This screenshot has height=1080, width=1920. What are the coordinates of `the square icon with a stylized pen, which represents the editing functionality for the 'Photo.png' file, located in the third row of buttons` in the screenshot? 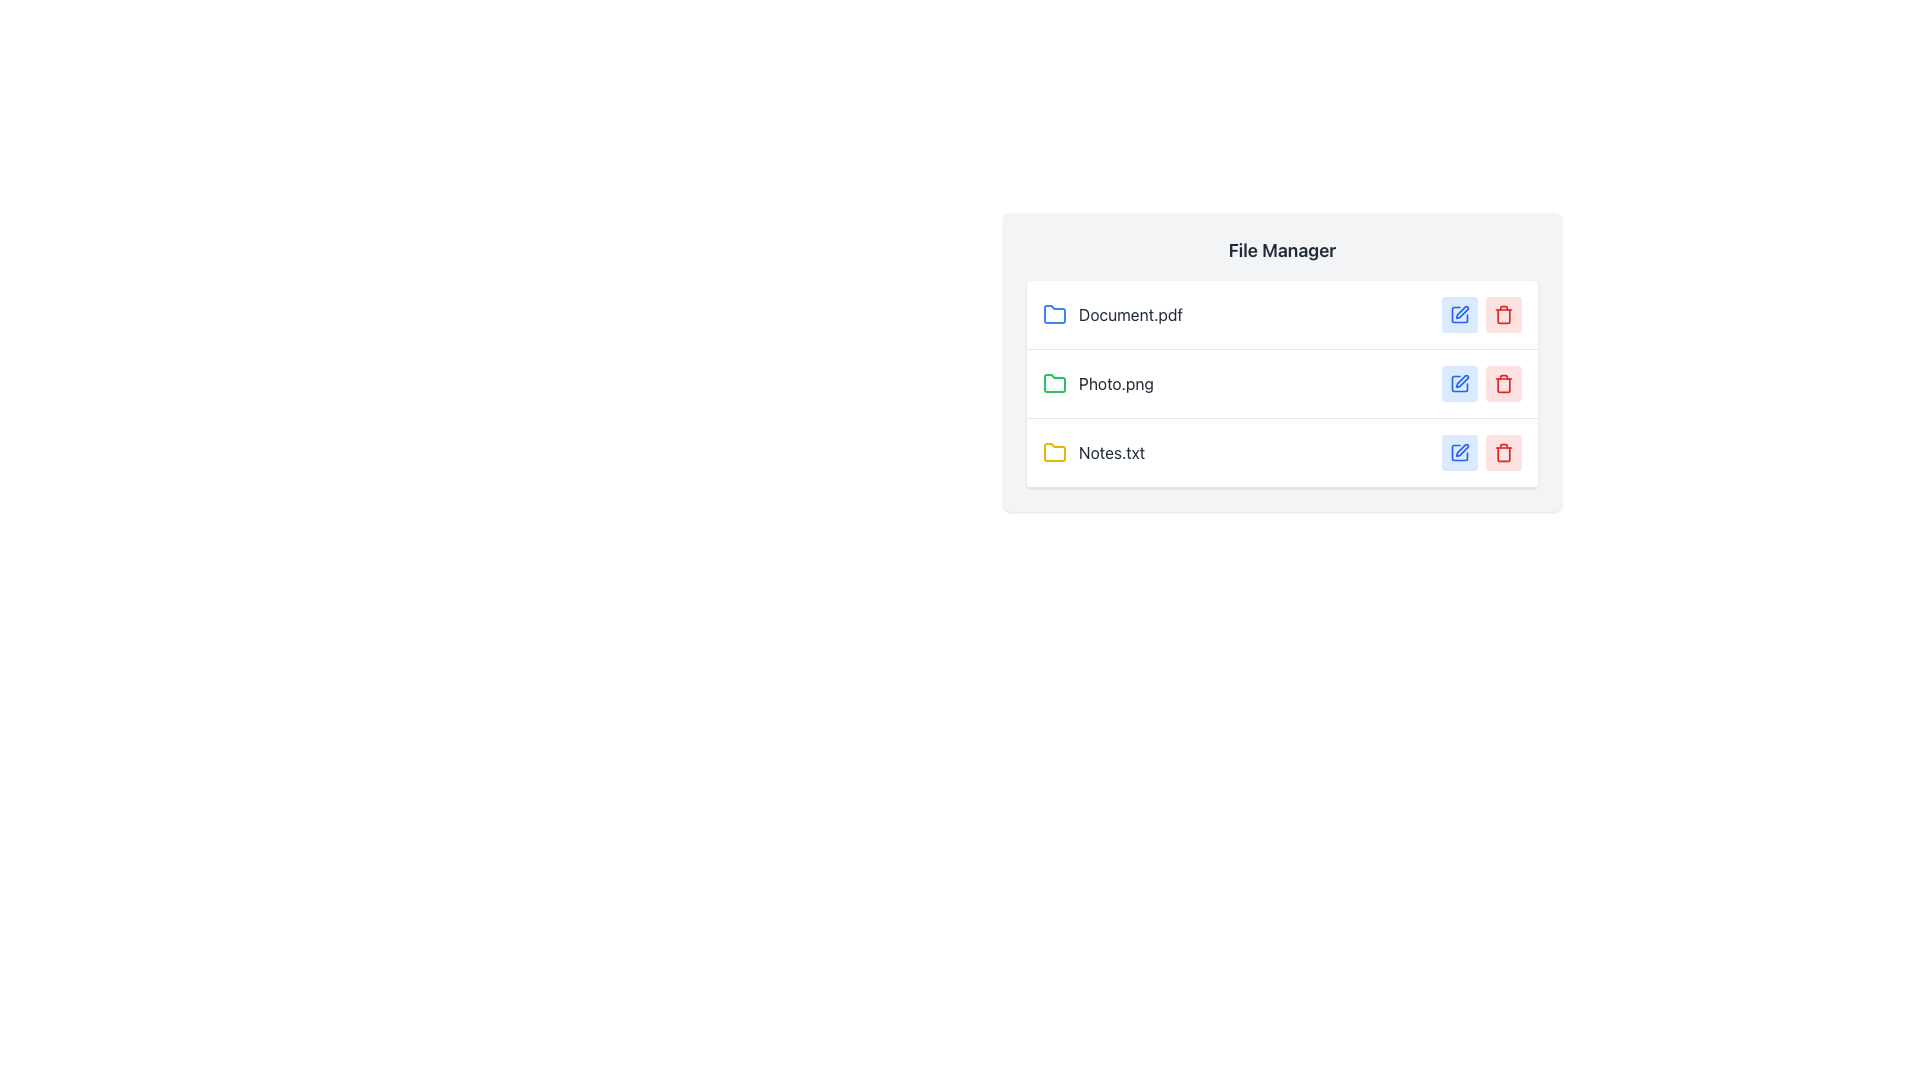 It's located at (1459, 315).